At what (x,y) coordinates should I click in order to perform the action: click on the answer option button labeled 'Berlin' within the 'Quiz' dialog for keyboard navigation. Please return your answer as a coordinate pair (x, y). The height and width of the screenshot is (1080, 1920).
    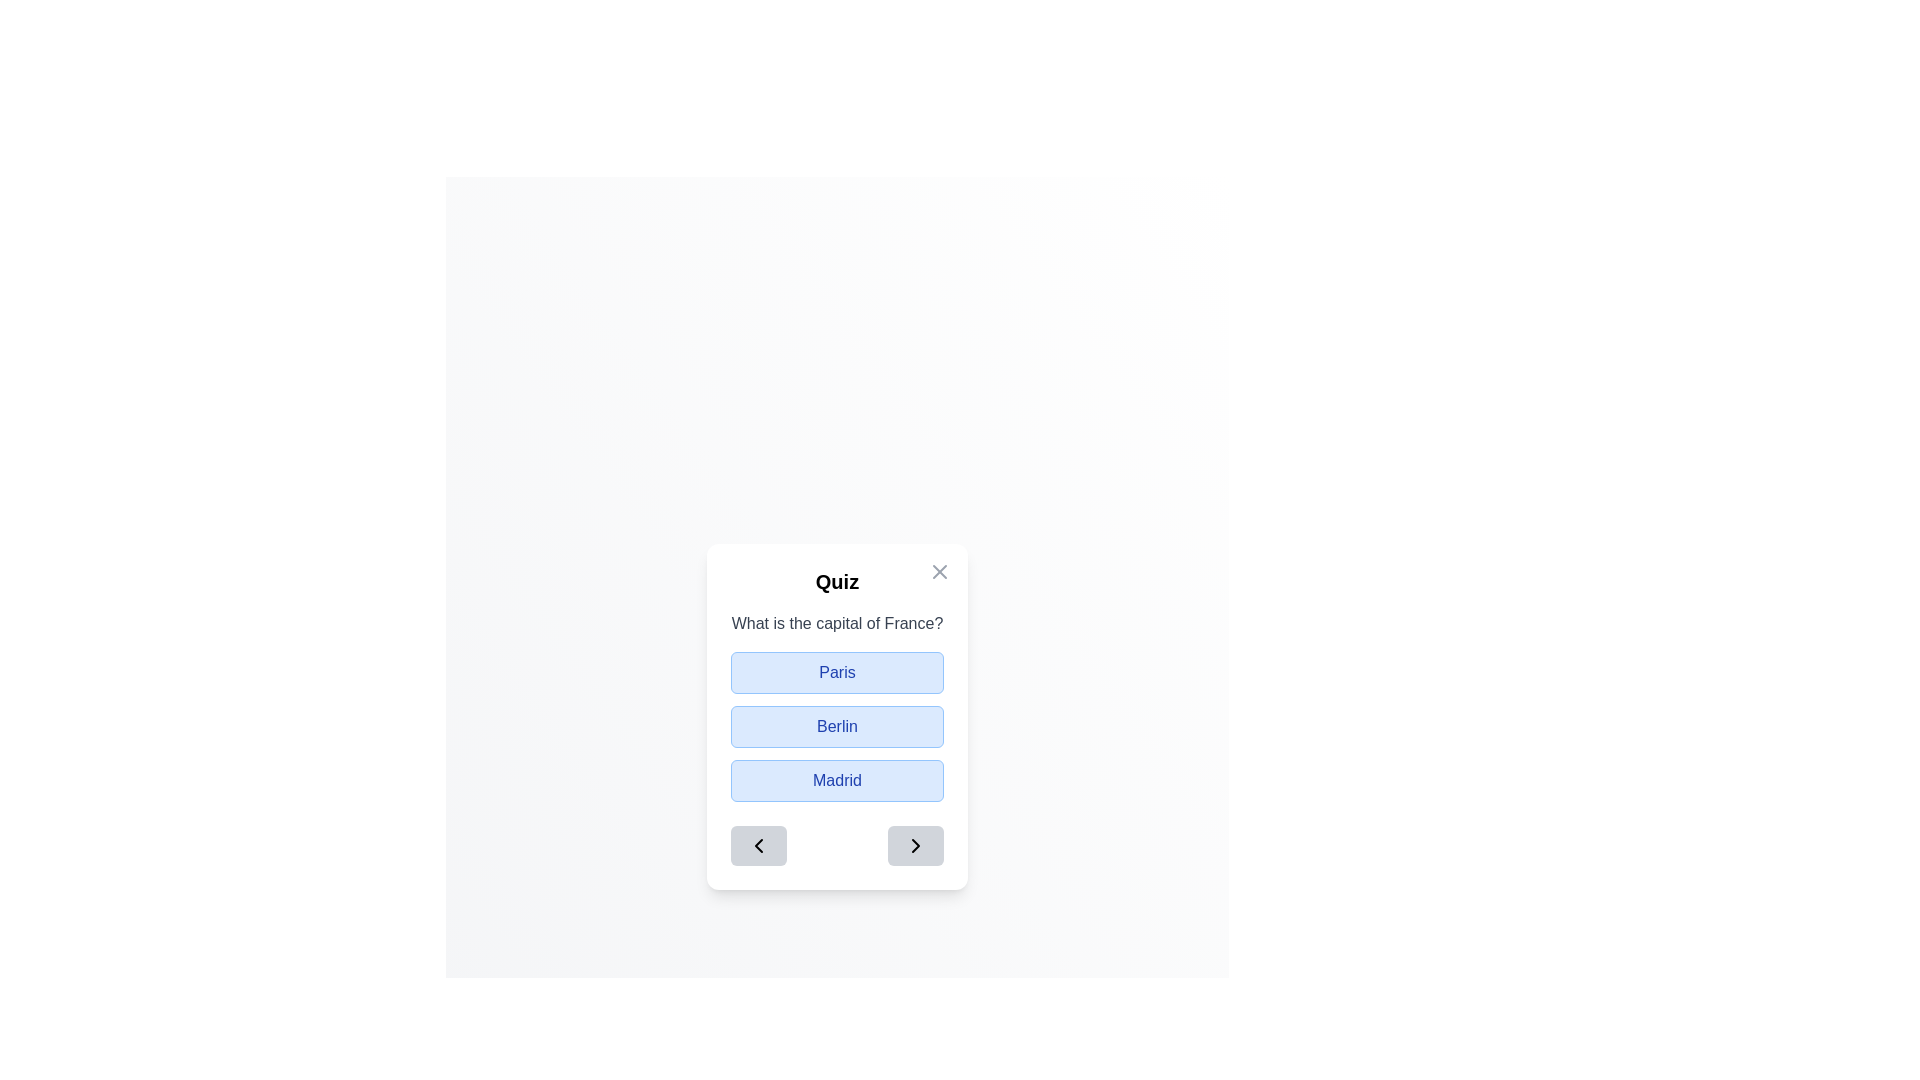
    Looking at the image, I should click on (837, 716).